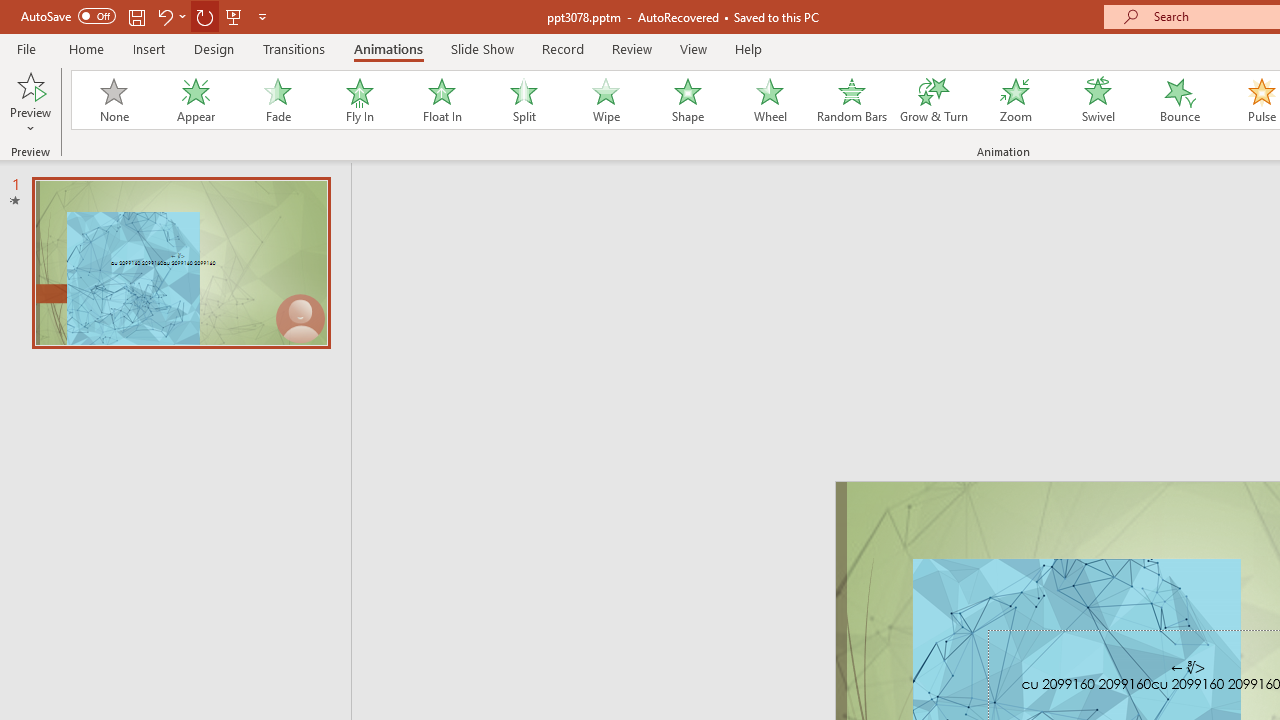  I want to click on 'Fly In', so click(359, 100).